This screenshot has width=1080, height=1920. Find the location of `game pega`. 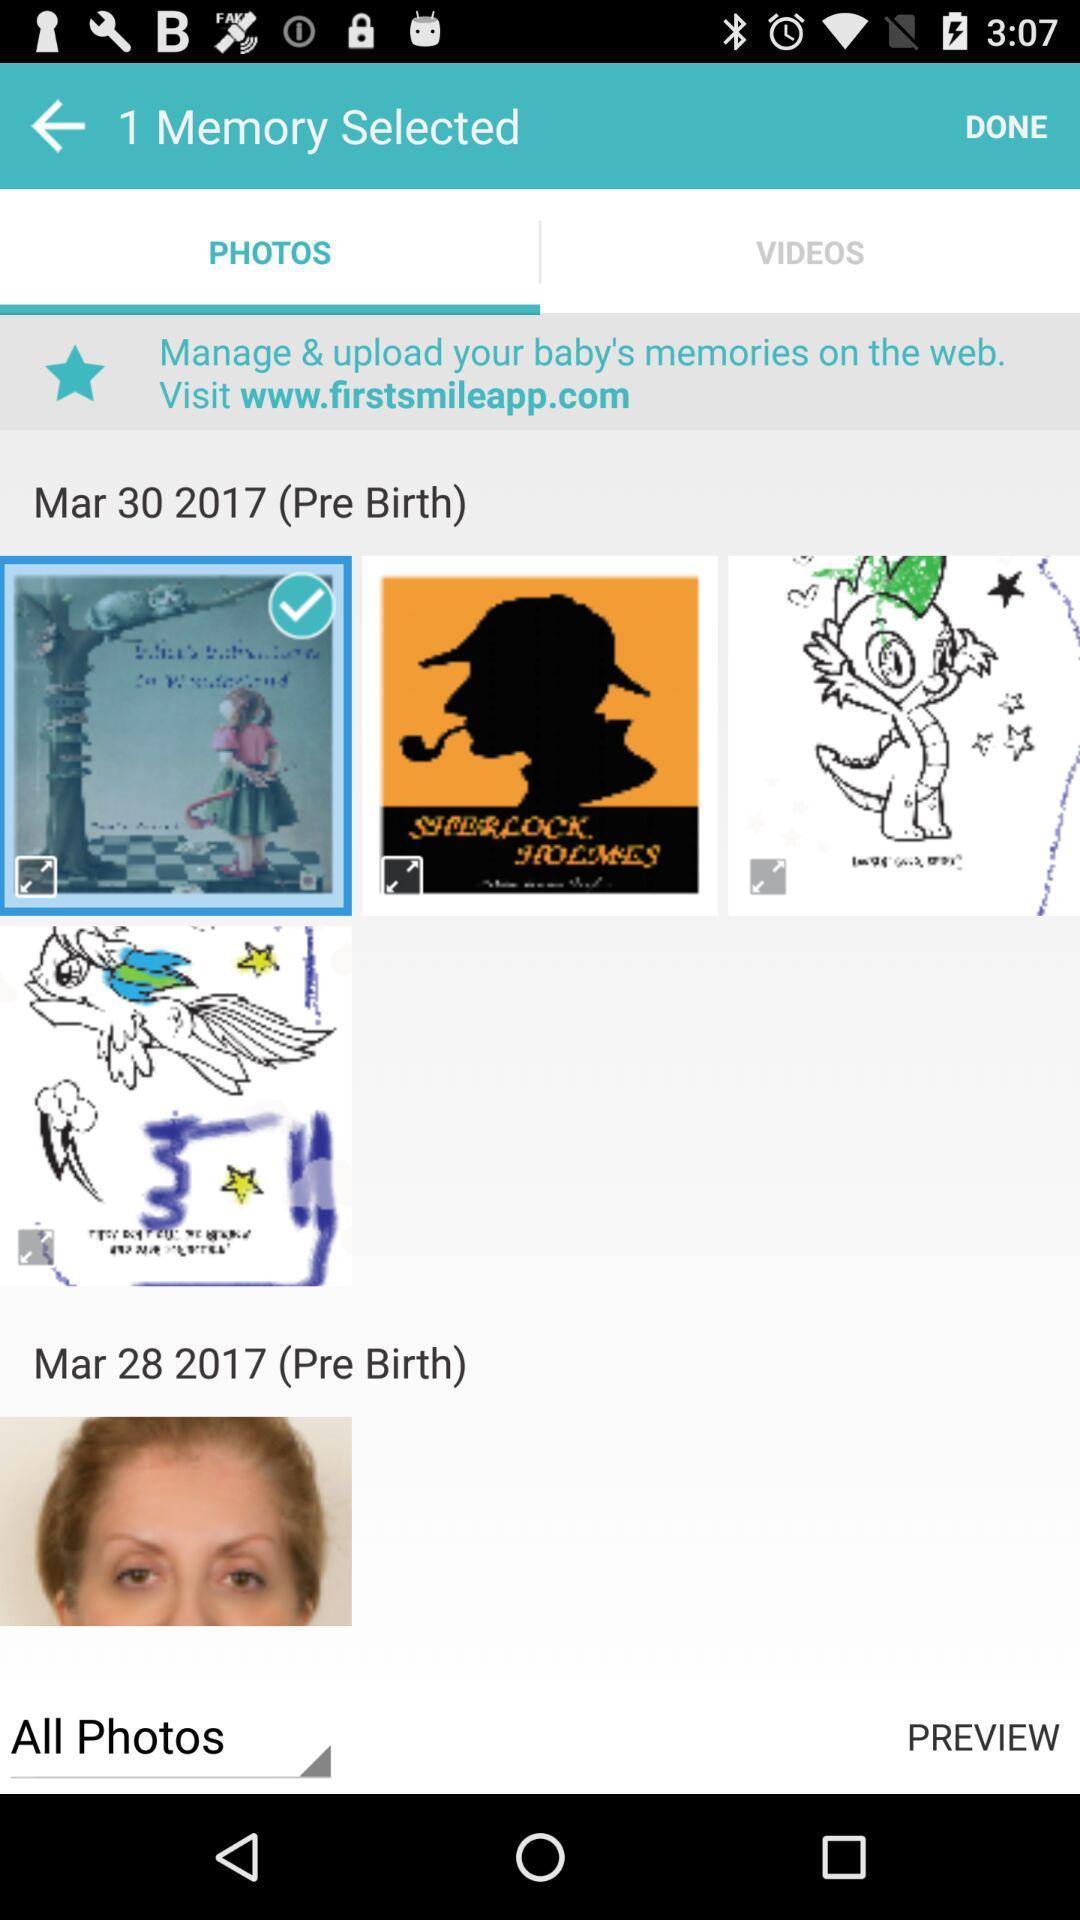

game pega is located at coordinates (174, 1105).